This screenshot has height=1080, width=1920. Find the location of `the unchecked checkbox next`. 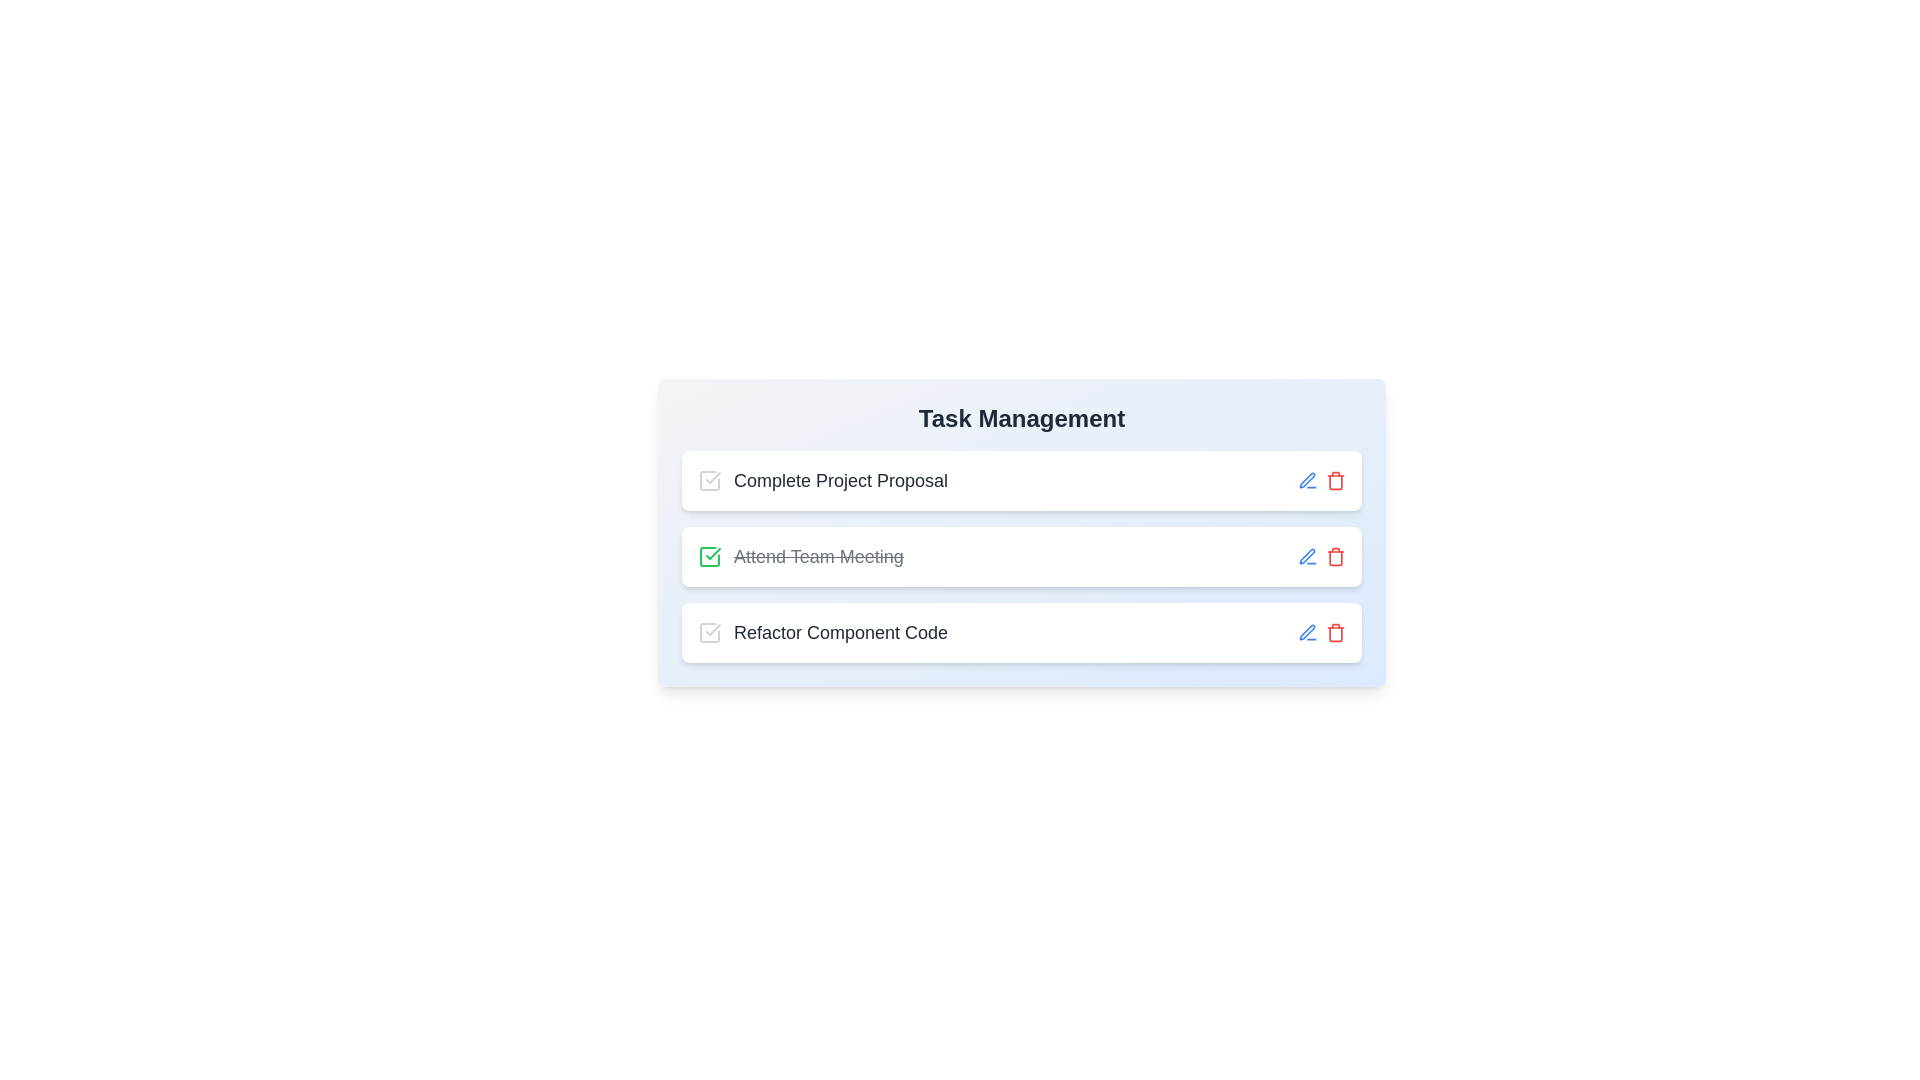

the unchecked checkbox next is located at coordinates (710, 632).